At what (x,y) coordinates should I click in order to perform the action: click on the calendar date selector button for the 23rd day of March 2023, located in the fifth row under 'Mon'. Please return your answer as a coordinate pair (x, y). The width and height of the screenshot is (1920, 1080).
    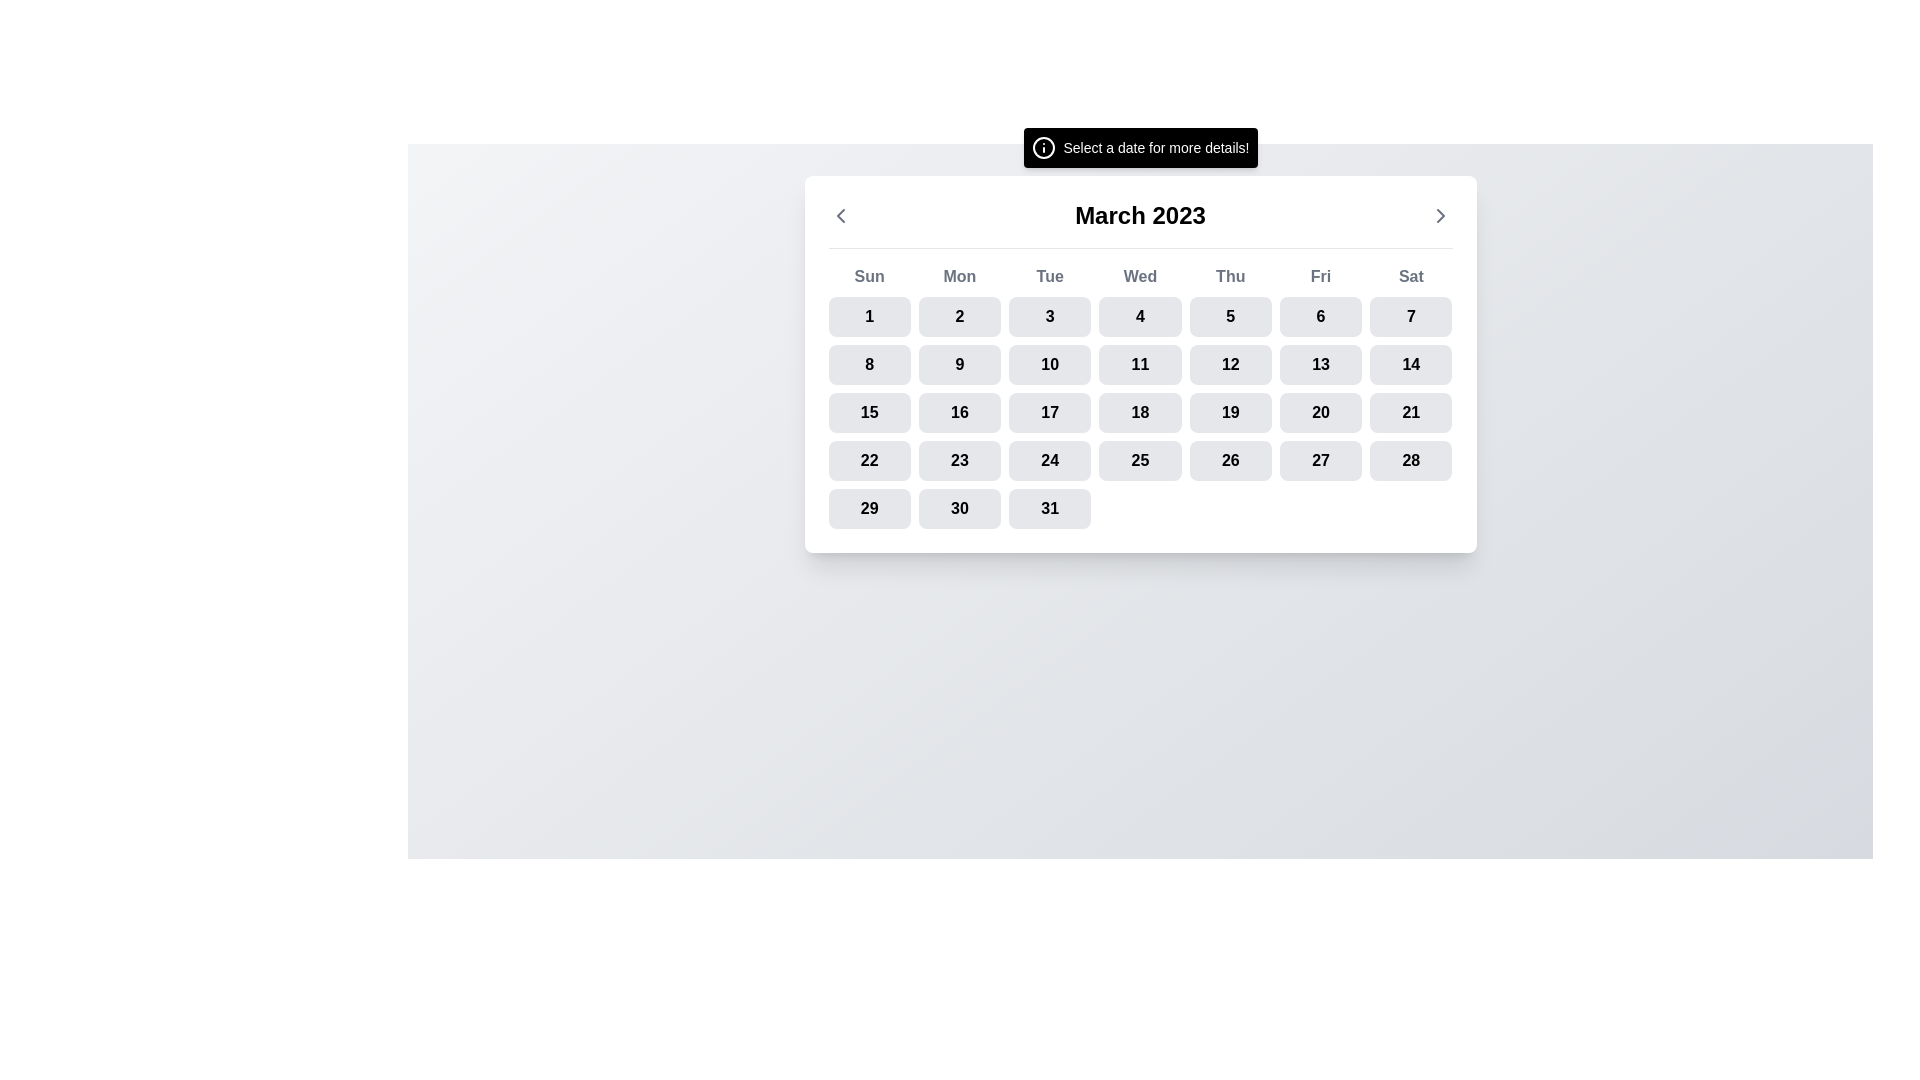
    Looking at the image, I should click on (960, 461).